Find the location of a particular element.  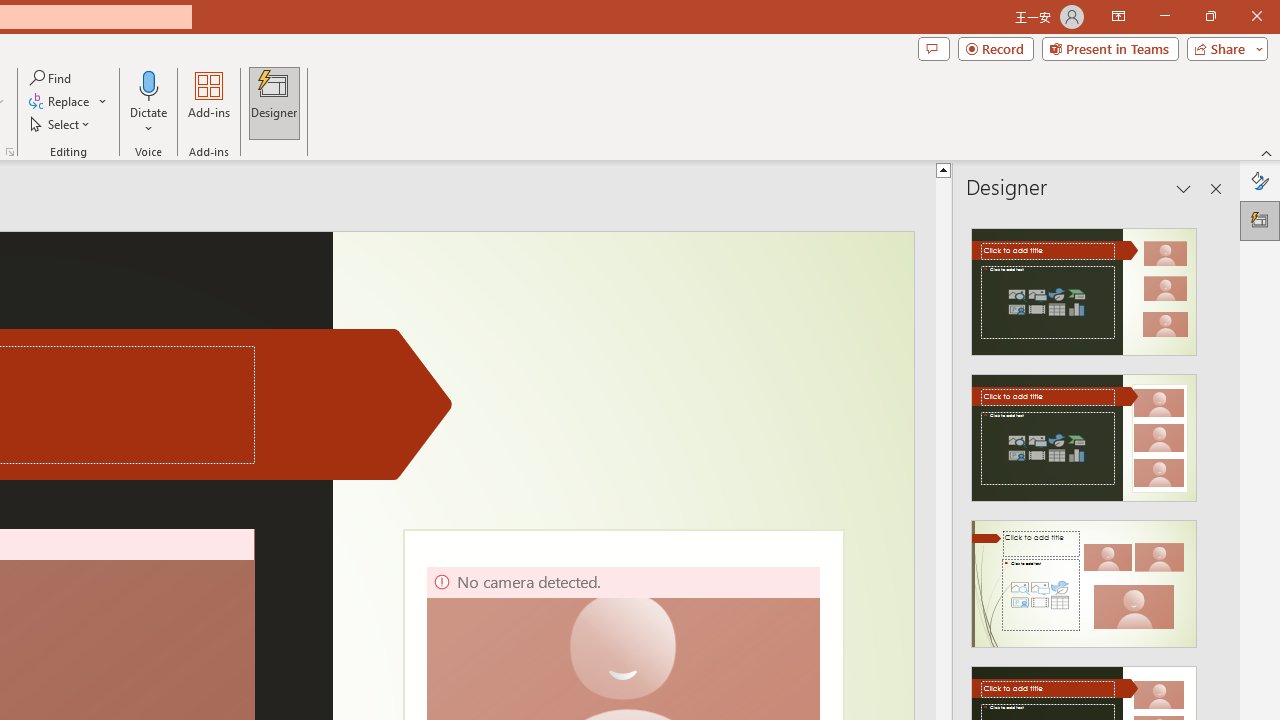

'Replace...' is located at coordinates (60, 101).